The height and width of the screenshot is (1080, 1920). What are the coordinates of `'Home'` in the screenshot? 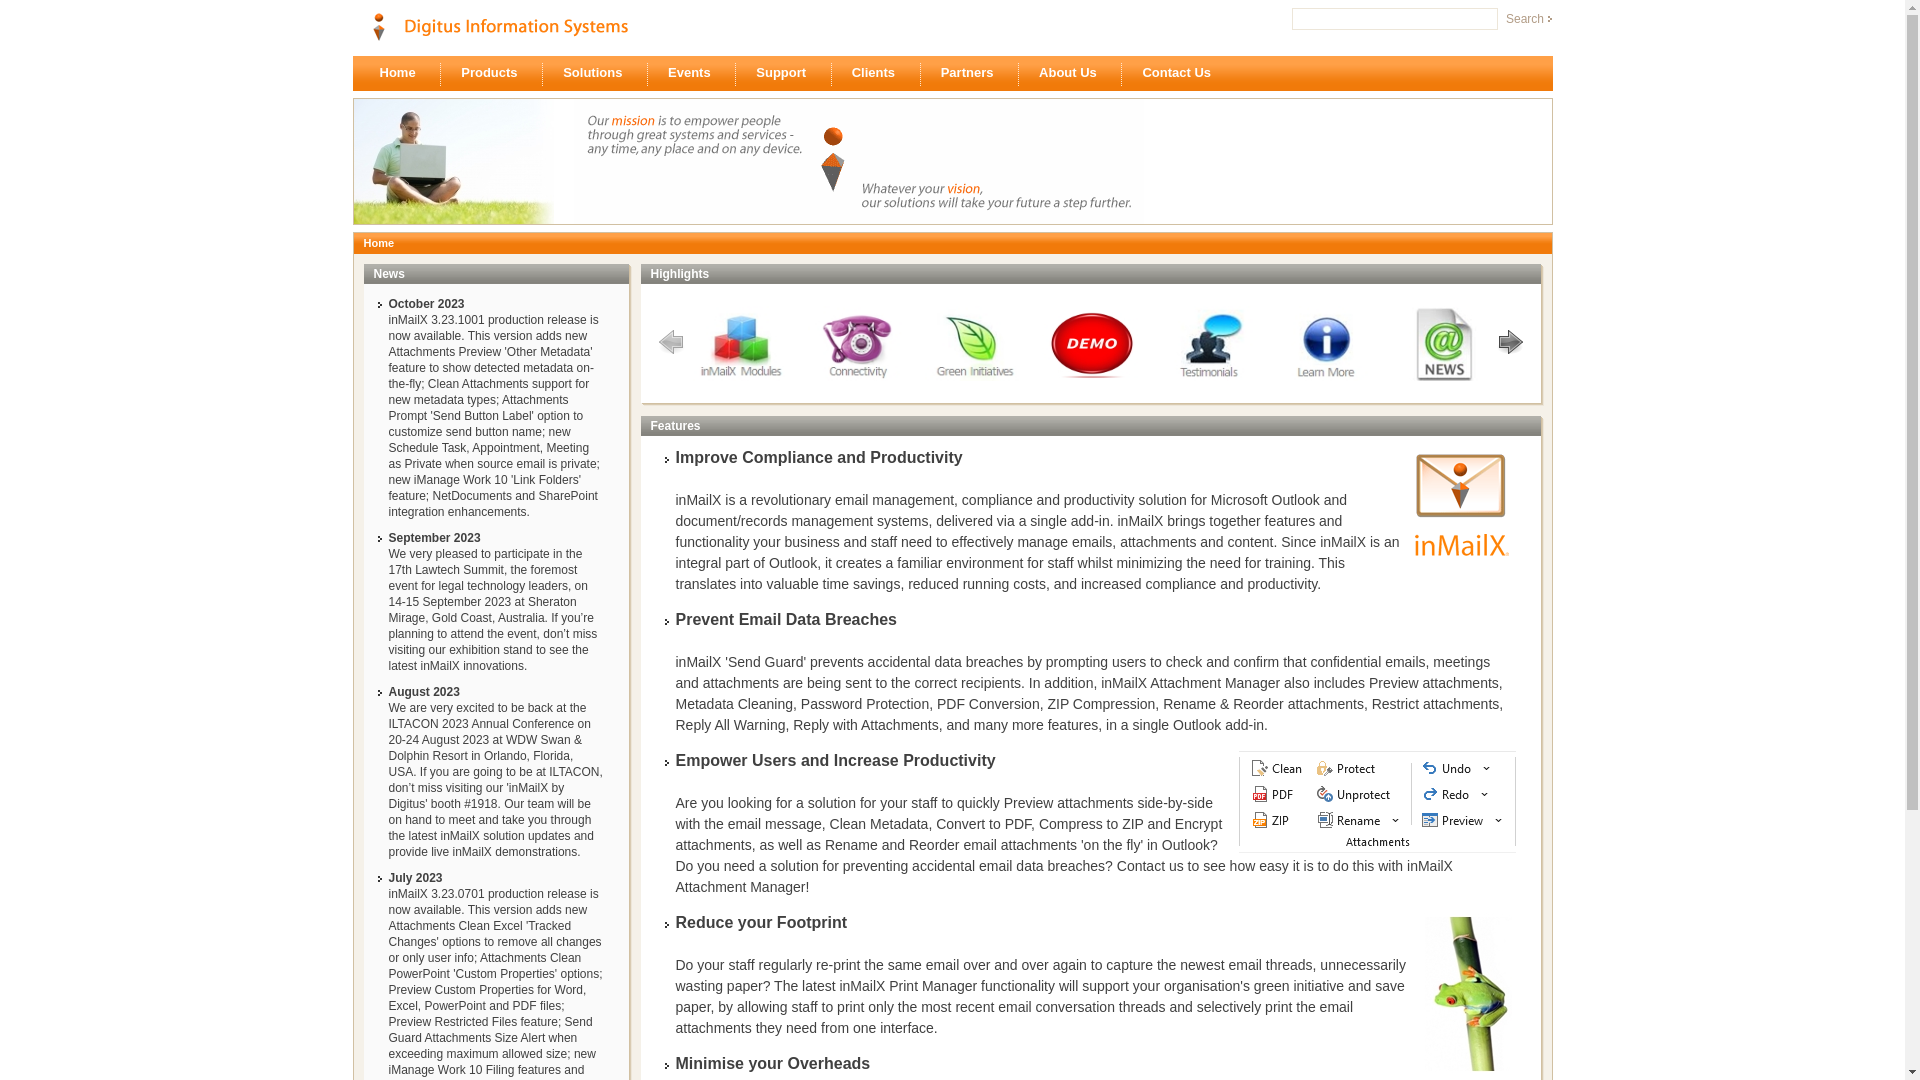 It's located at (402, 72).